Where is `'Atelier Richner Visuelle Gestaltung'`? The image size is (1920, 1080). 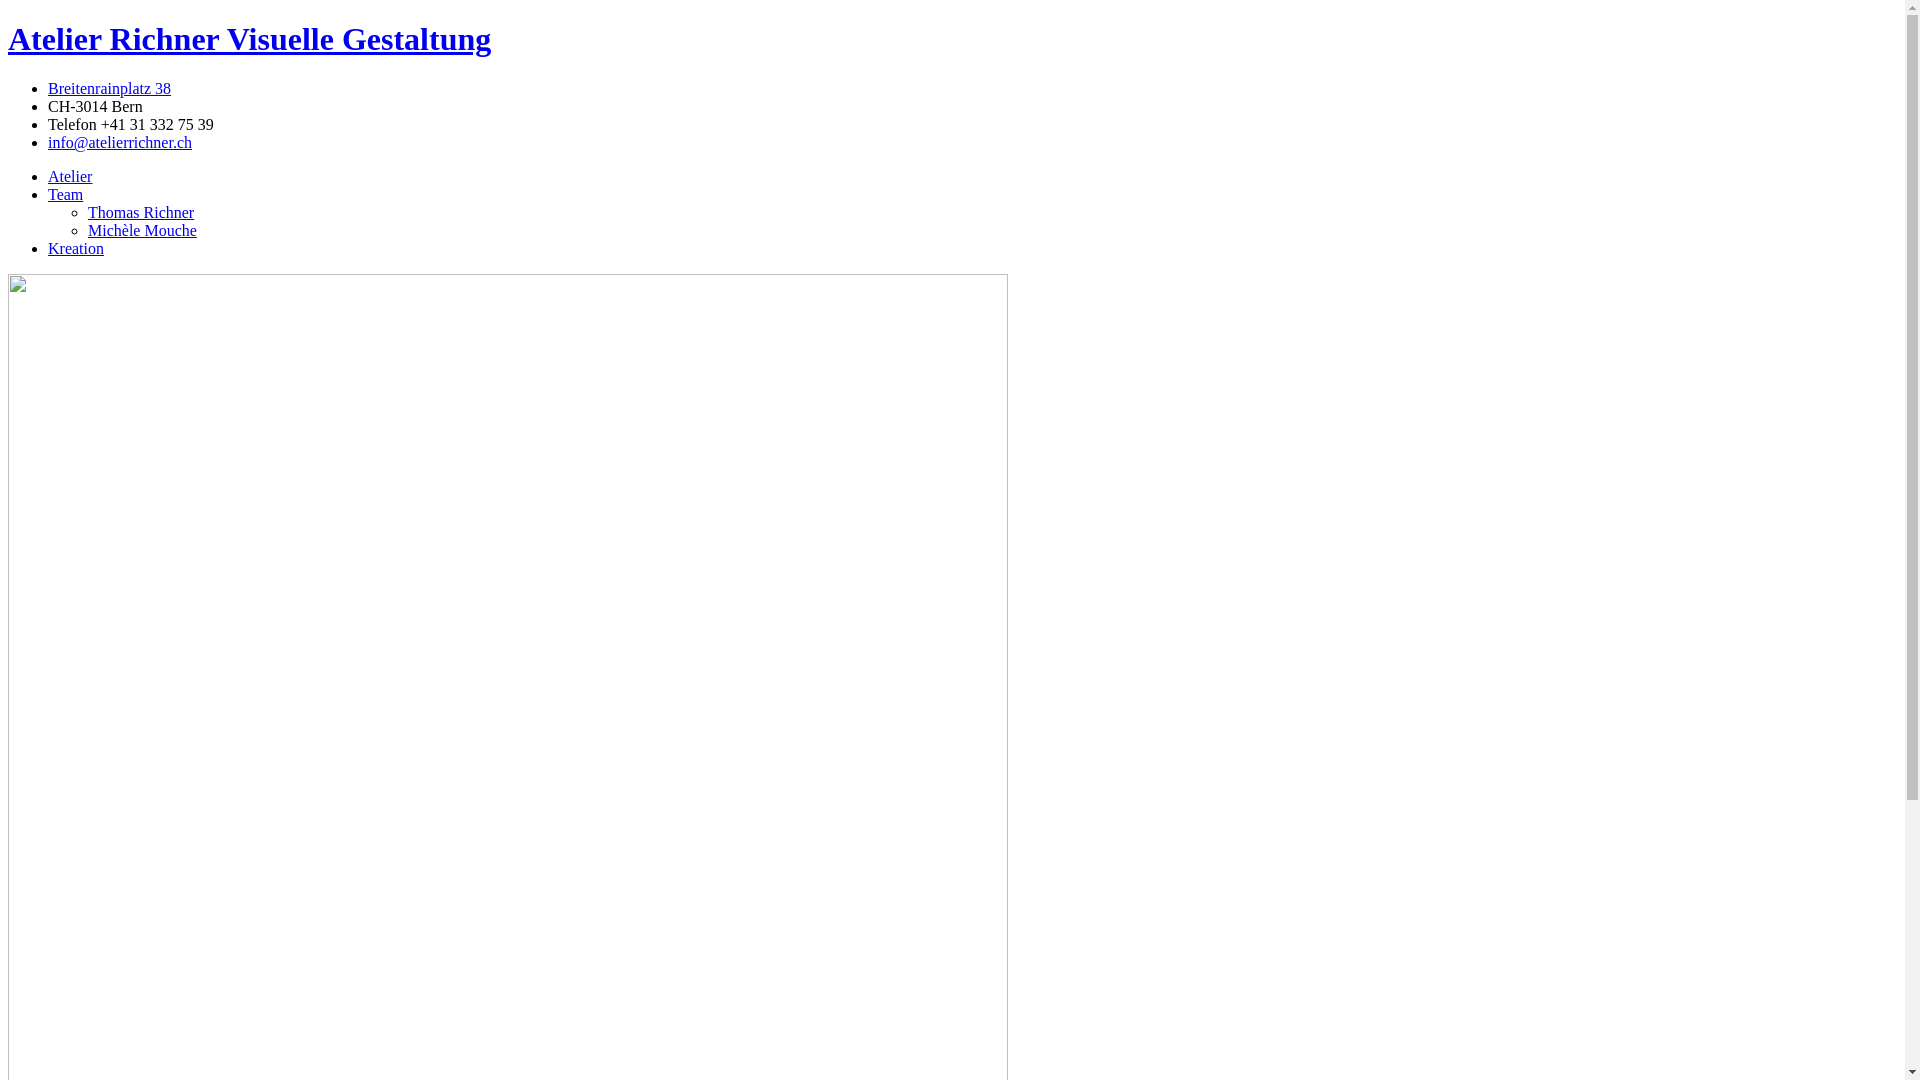 'Atelier Richner Visuelle Gestaltung' is located at coordinates (248, 38).